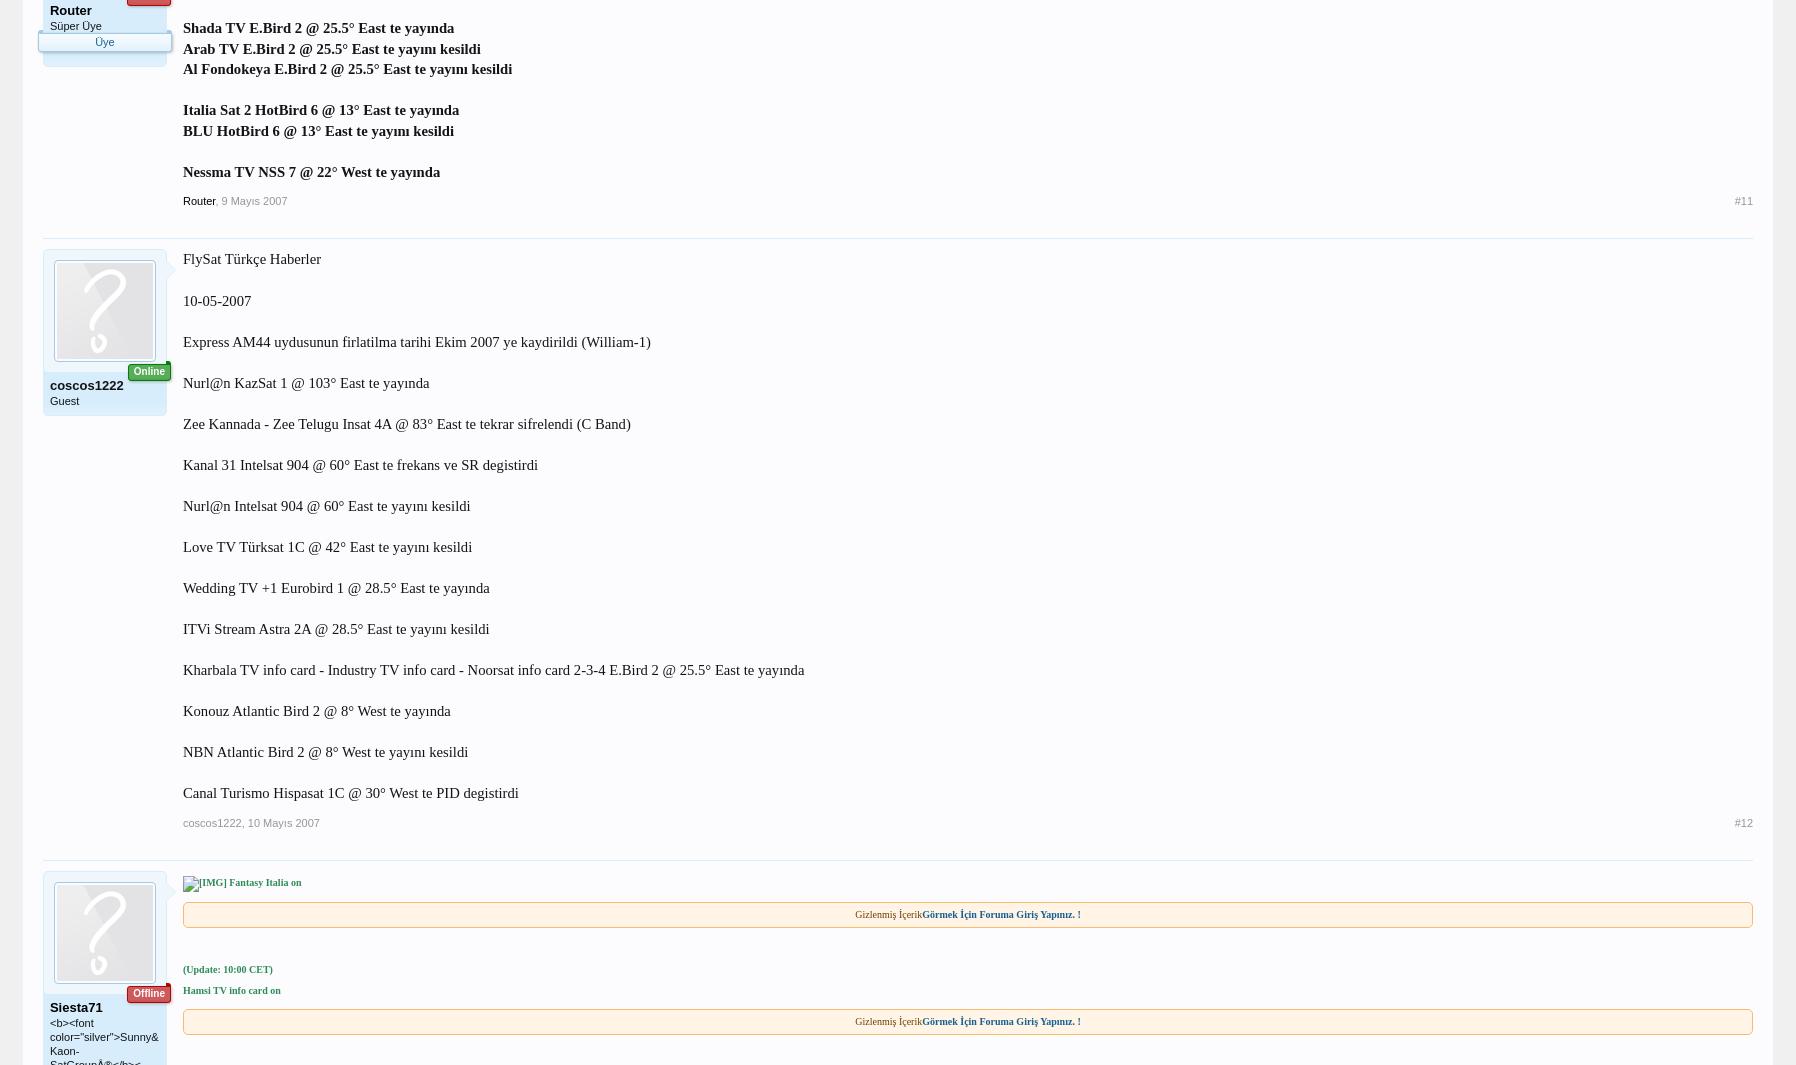 This screenshot has height=1065, width=1796. Describe the element at coordinates (147, 992) in the screenshot. I see `'Offline'` at that location.